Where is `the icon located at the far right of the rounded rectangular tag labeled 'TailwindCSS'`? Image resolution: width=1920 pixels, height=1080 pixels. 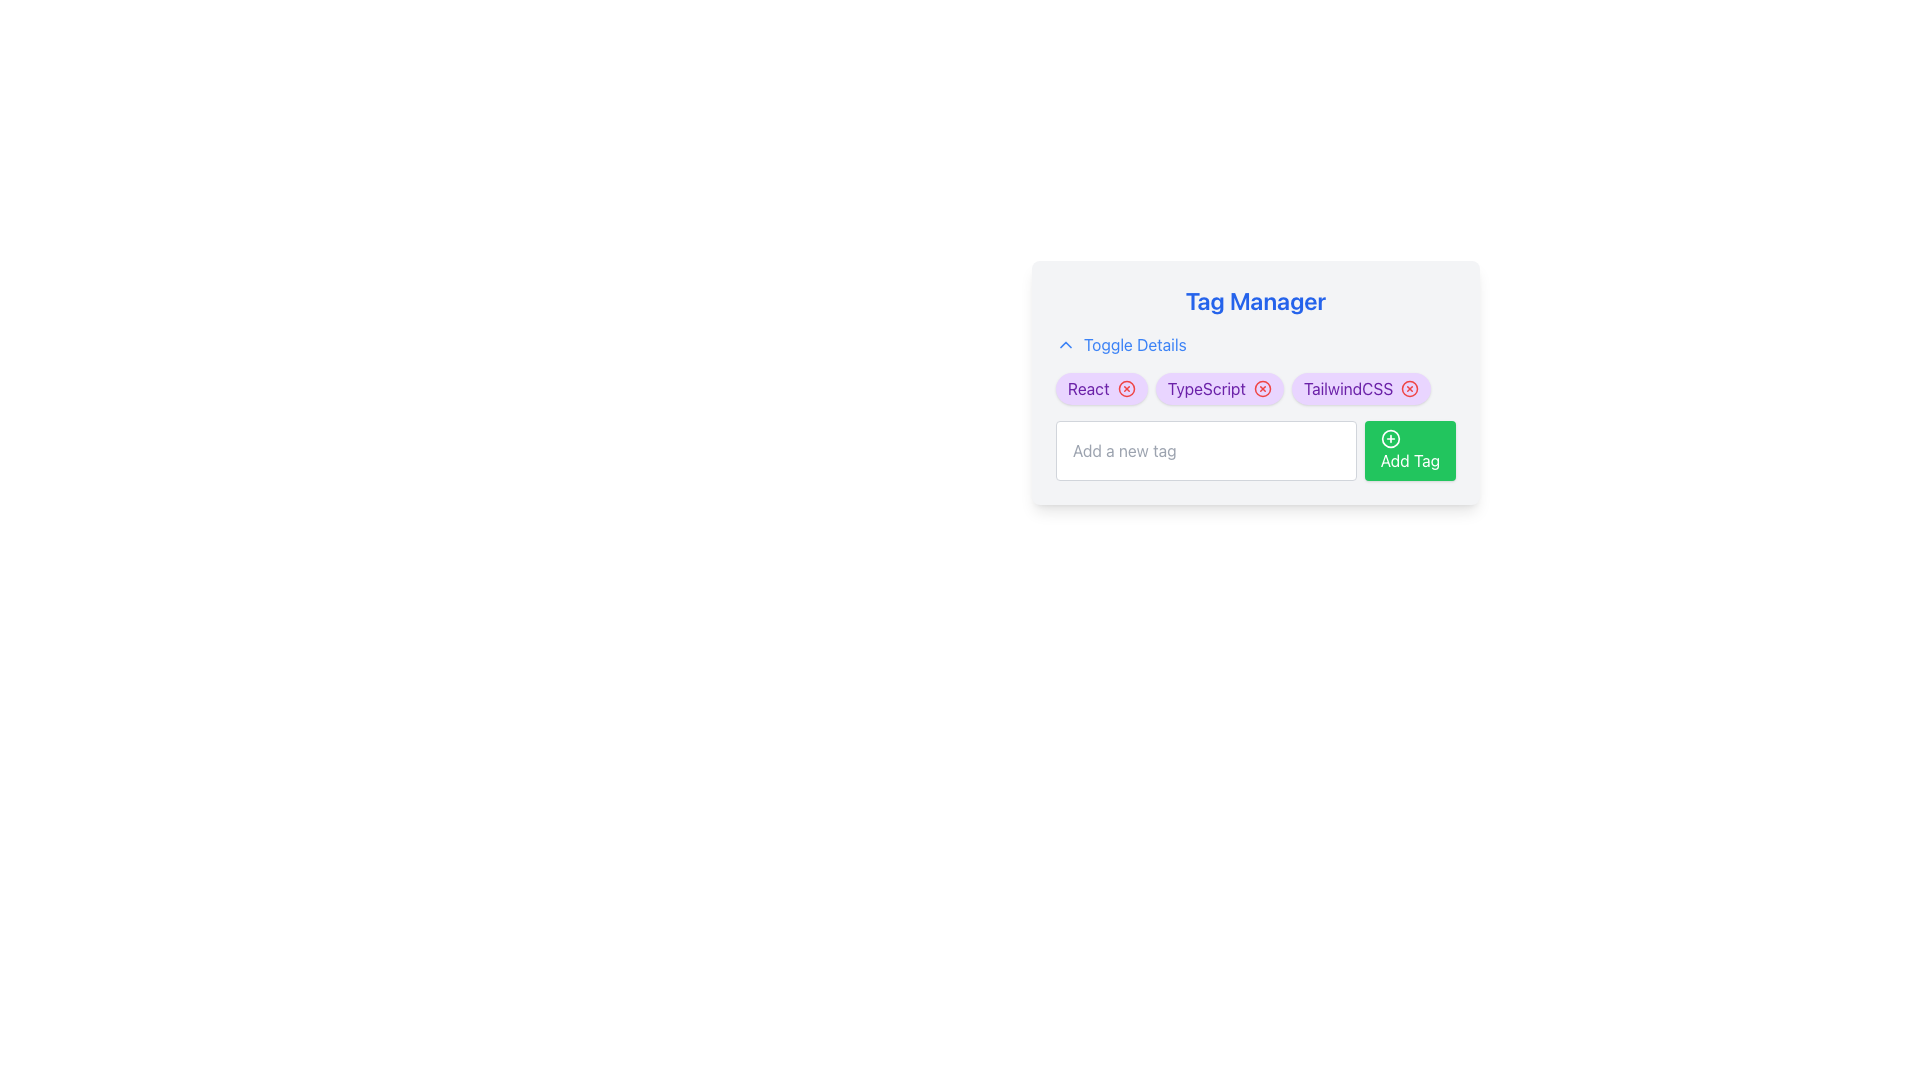 the icon located at the far right of the rounded rectangular tag labeled 'TailwindCSS' is located at coordinates (1409, 389).